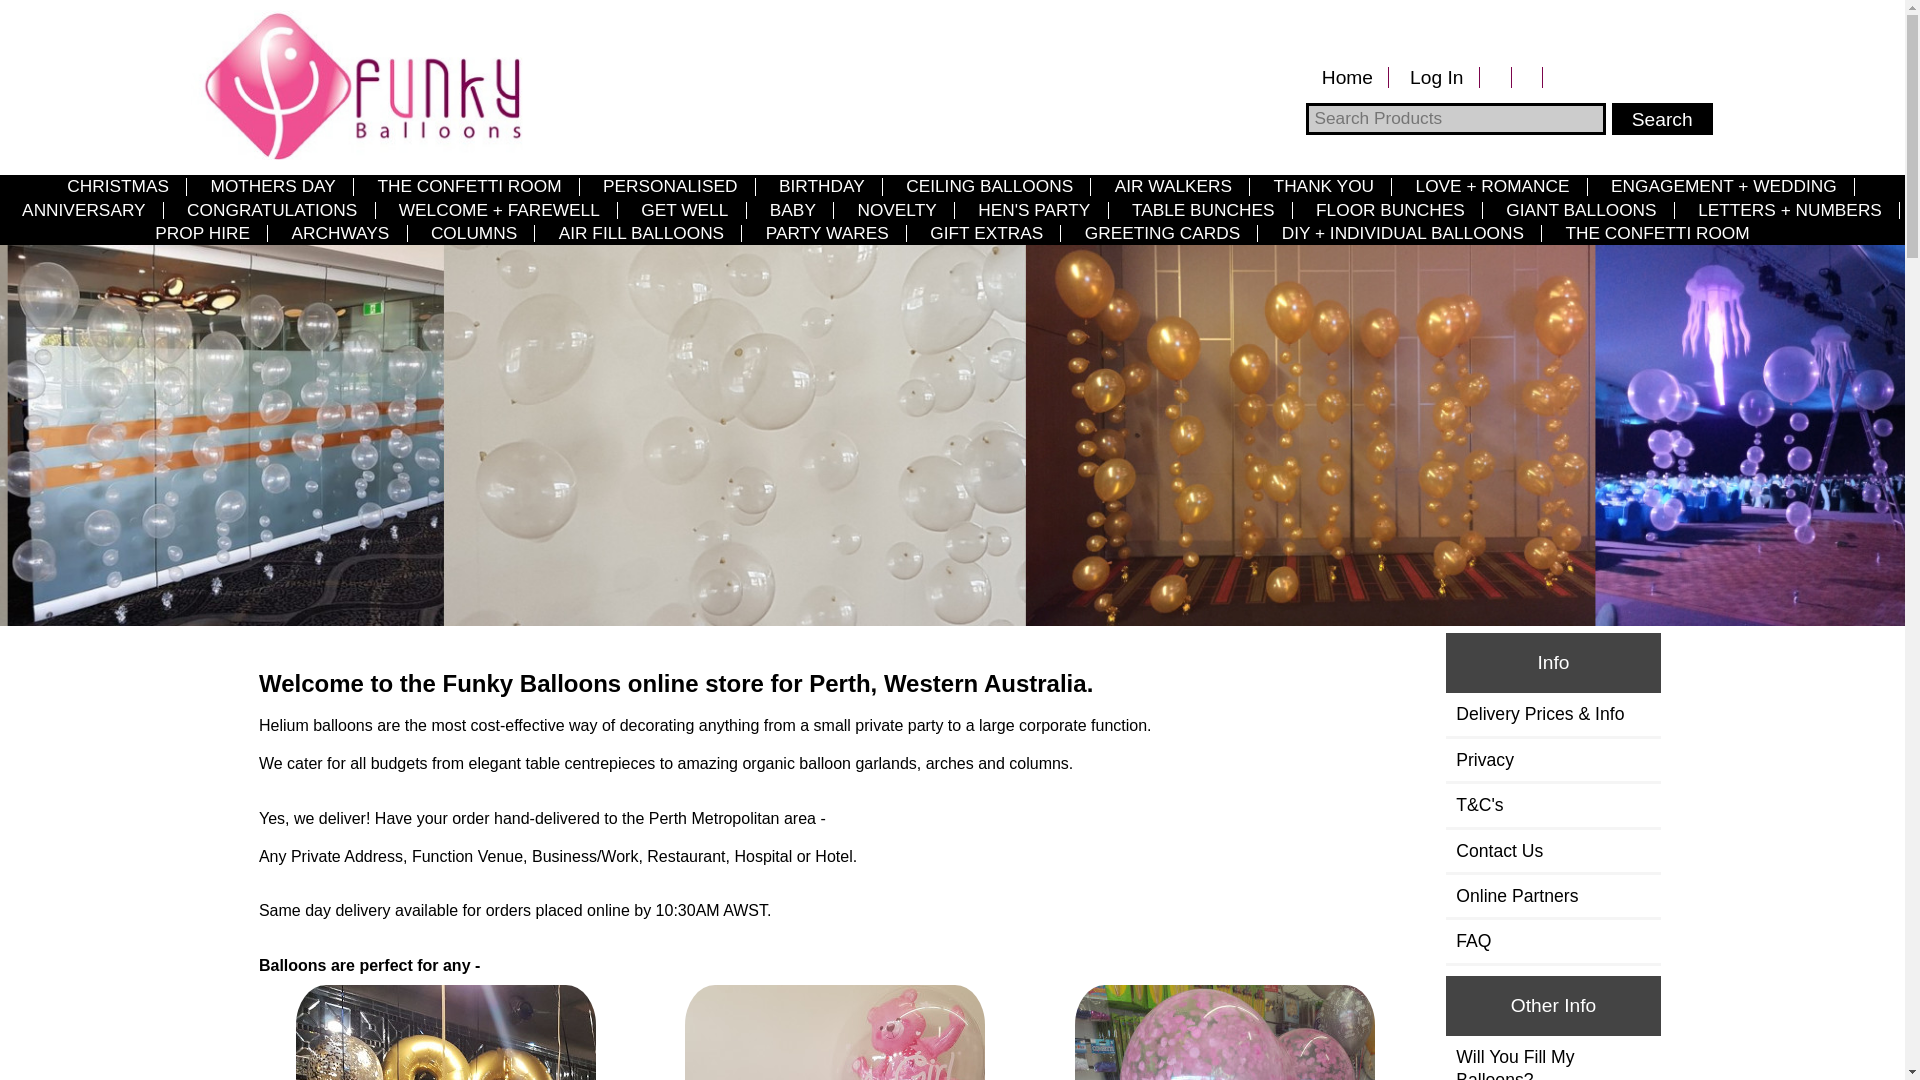 The image size is (1920, 1080). Describe the element at coordinates (83, 210) in the screenshot. I see `'ANNIVERSARY'` at that location.